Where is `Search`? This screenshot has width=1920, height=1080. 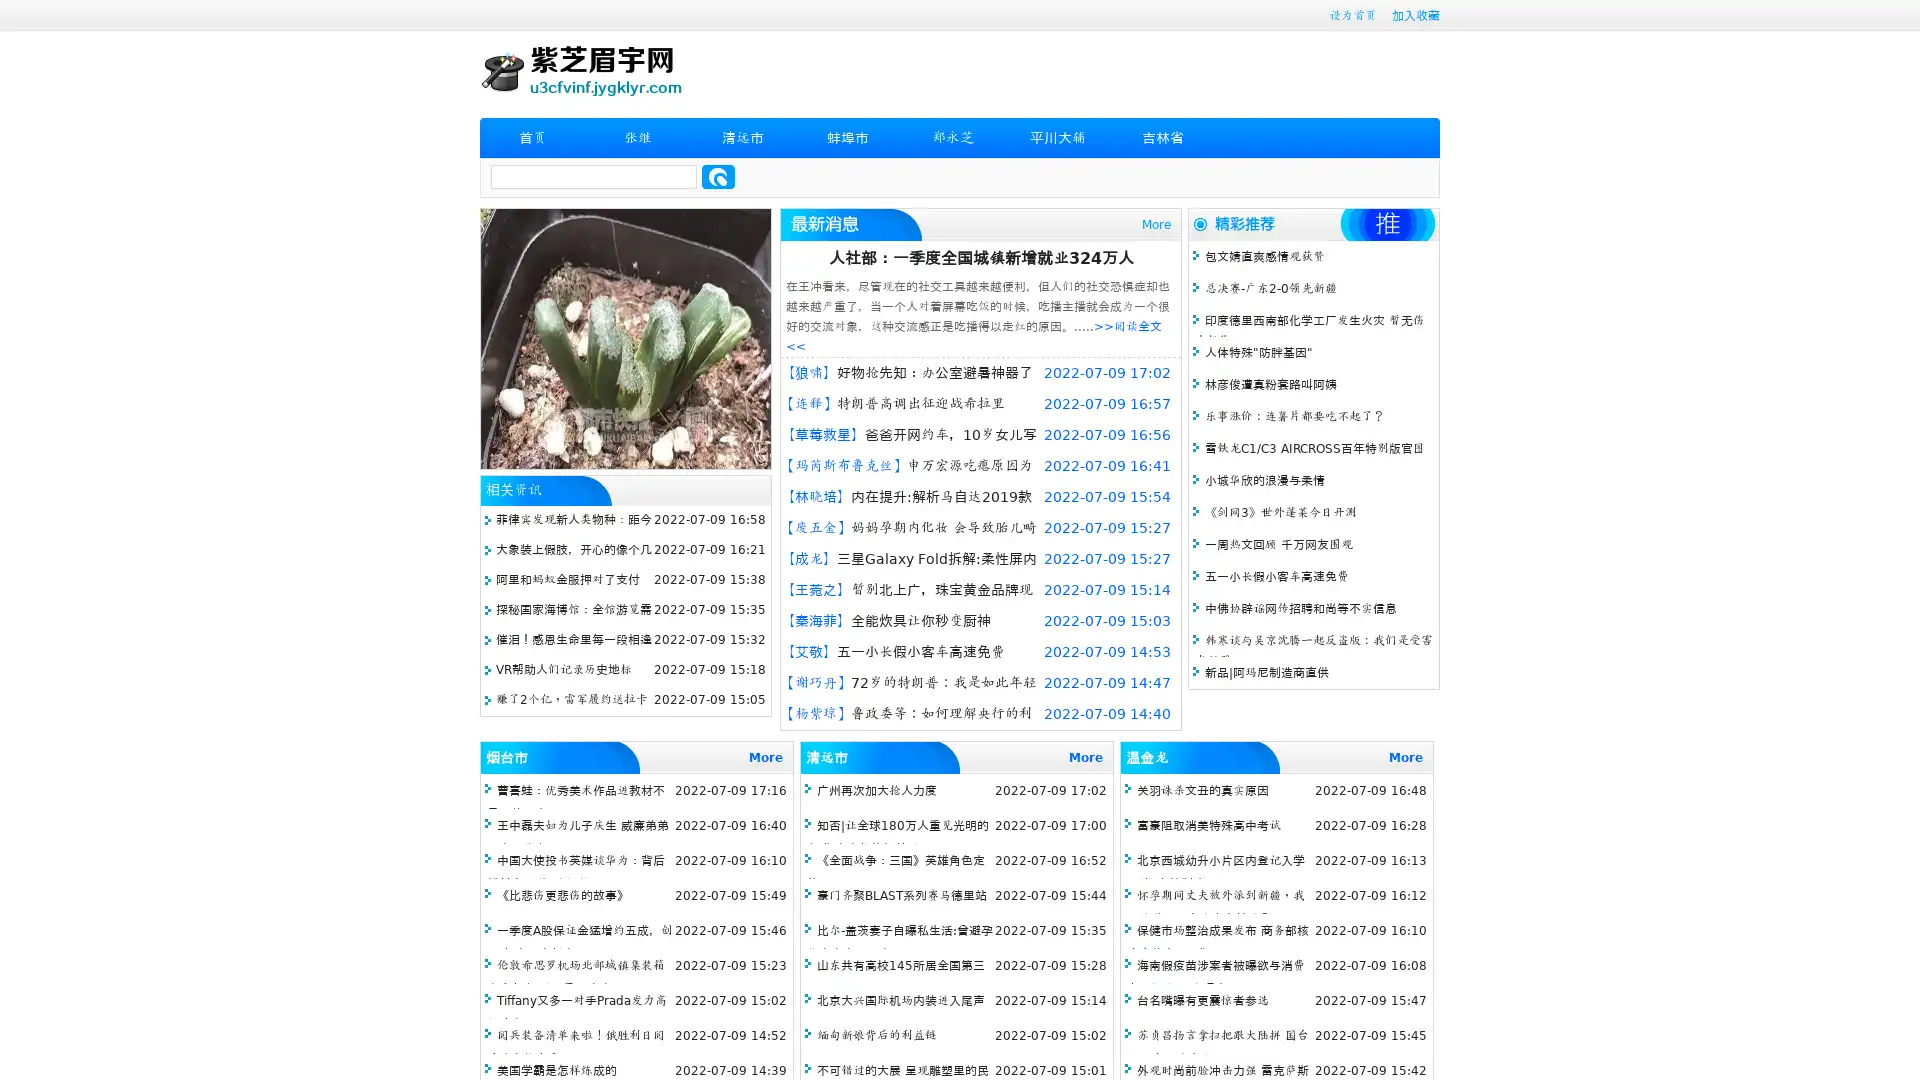
Search is located at coordinates (718, 176).